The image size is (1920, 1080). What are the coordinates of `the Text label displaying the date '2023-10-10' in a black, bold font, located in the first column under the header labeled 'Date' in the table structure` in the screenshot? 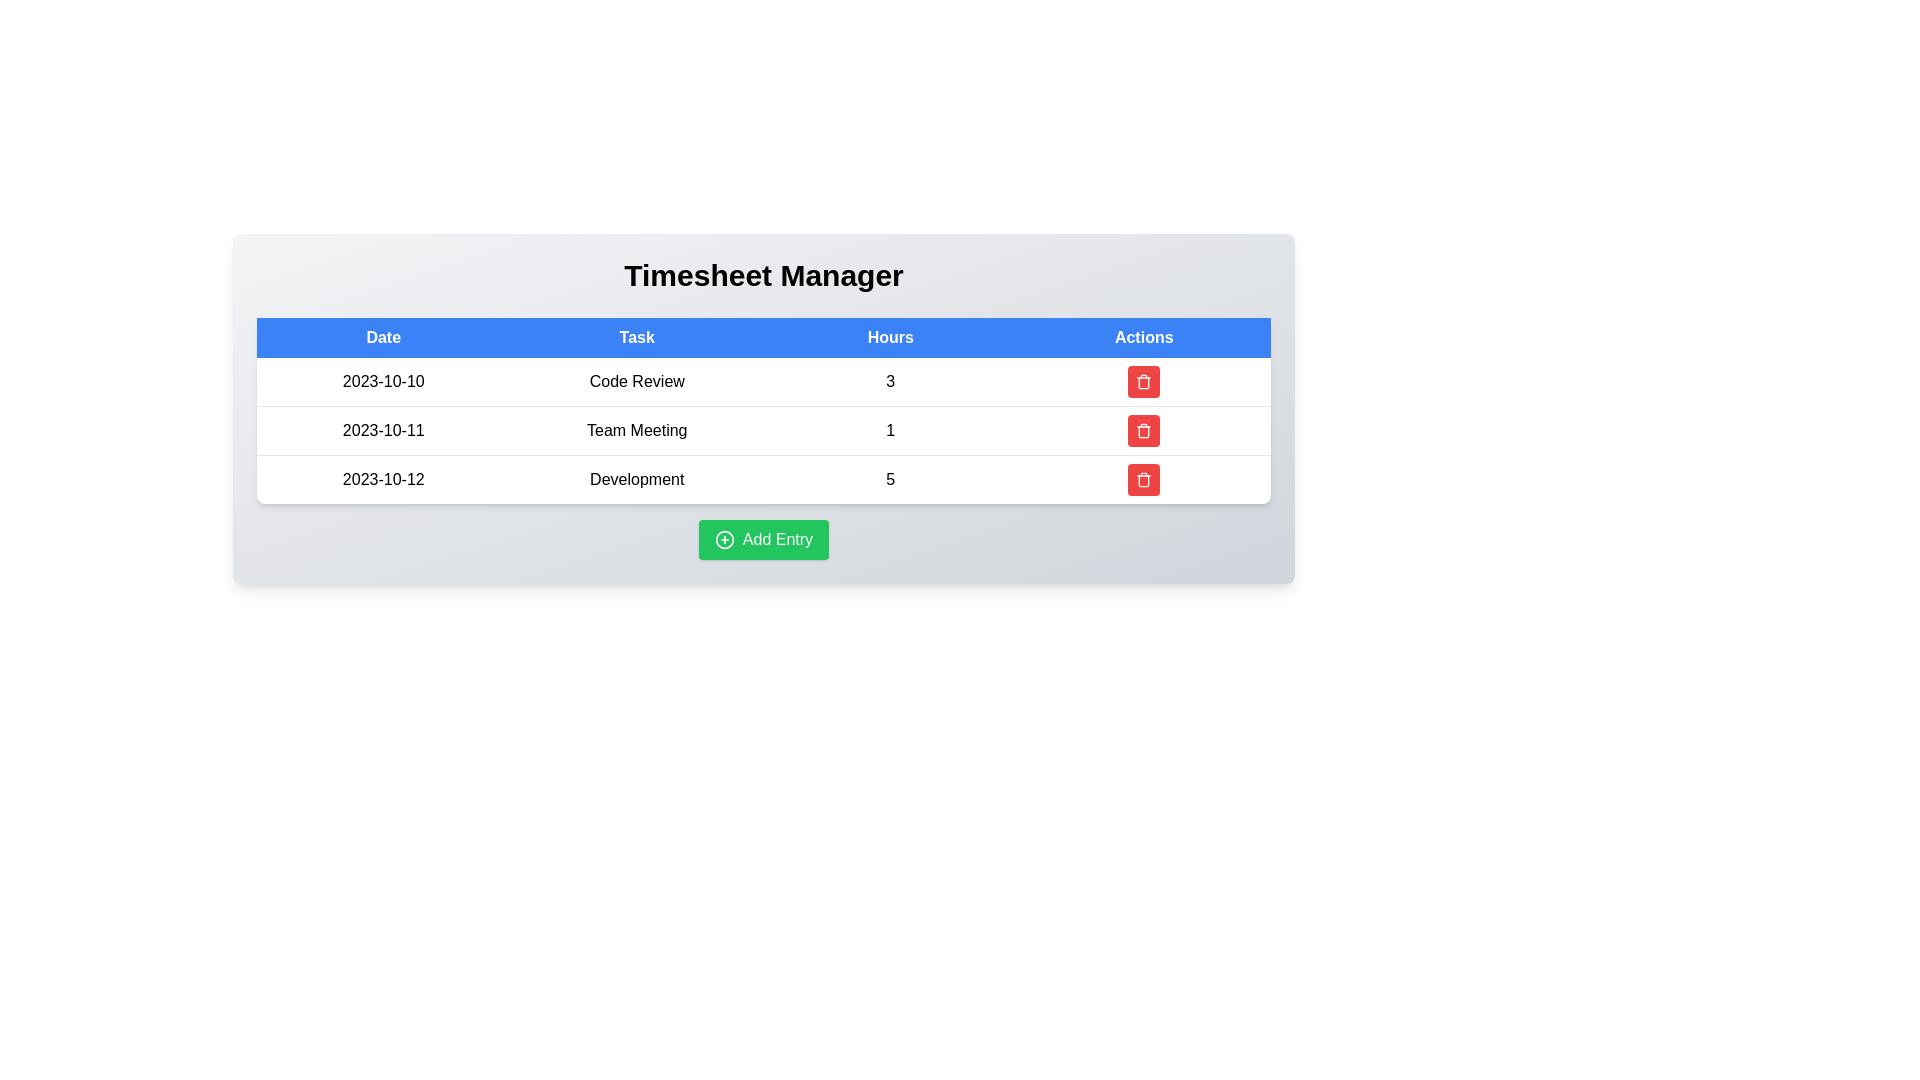 It's located at (383, 382).